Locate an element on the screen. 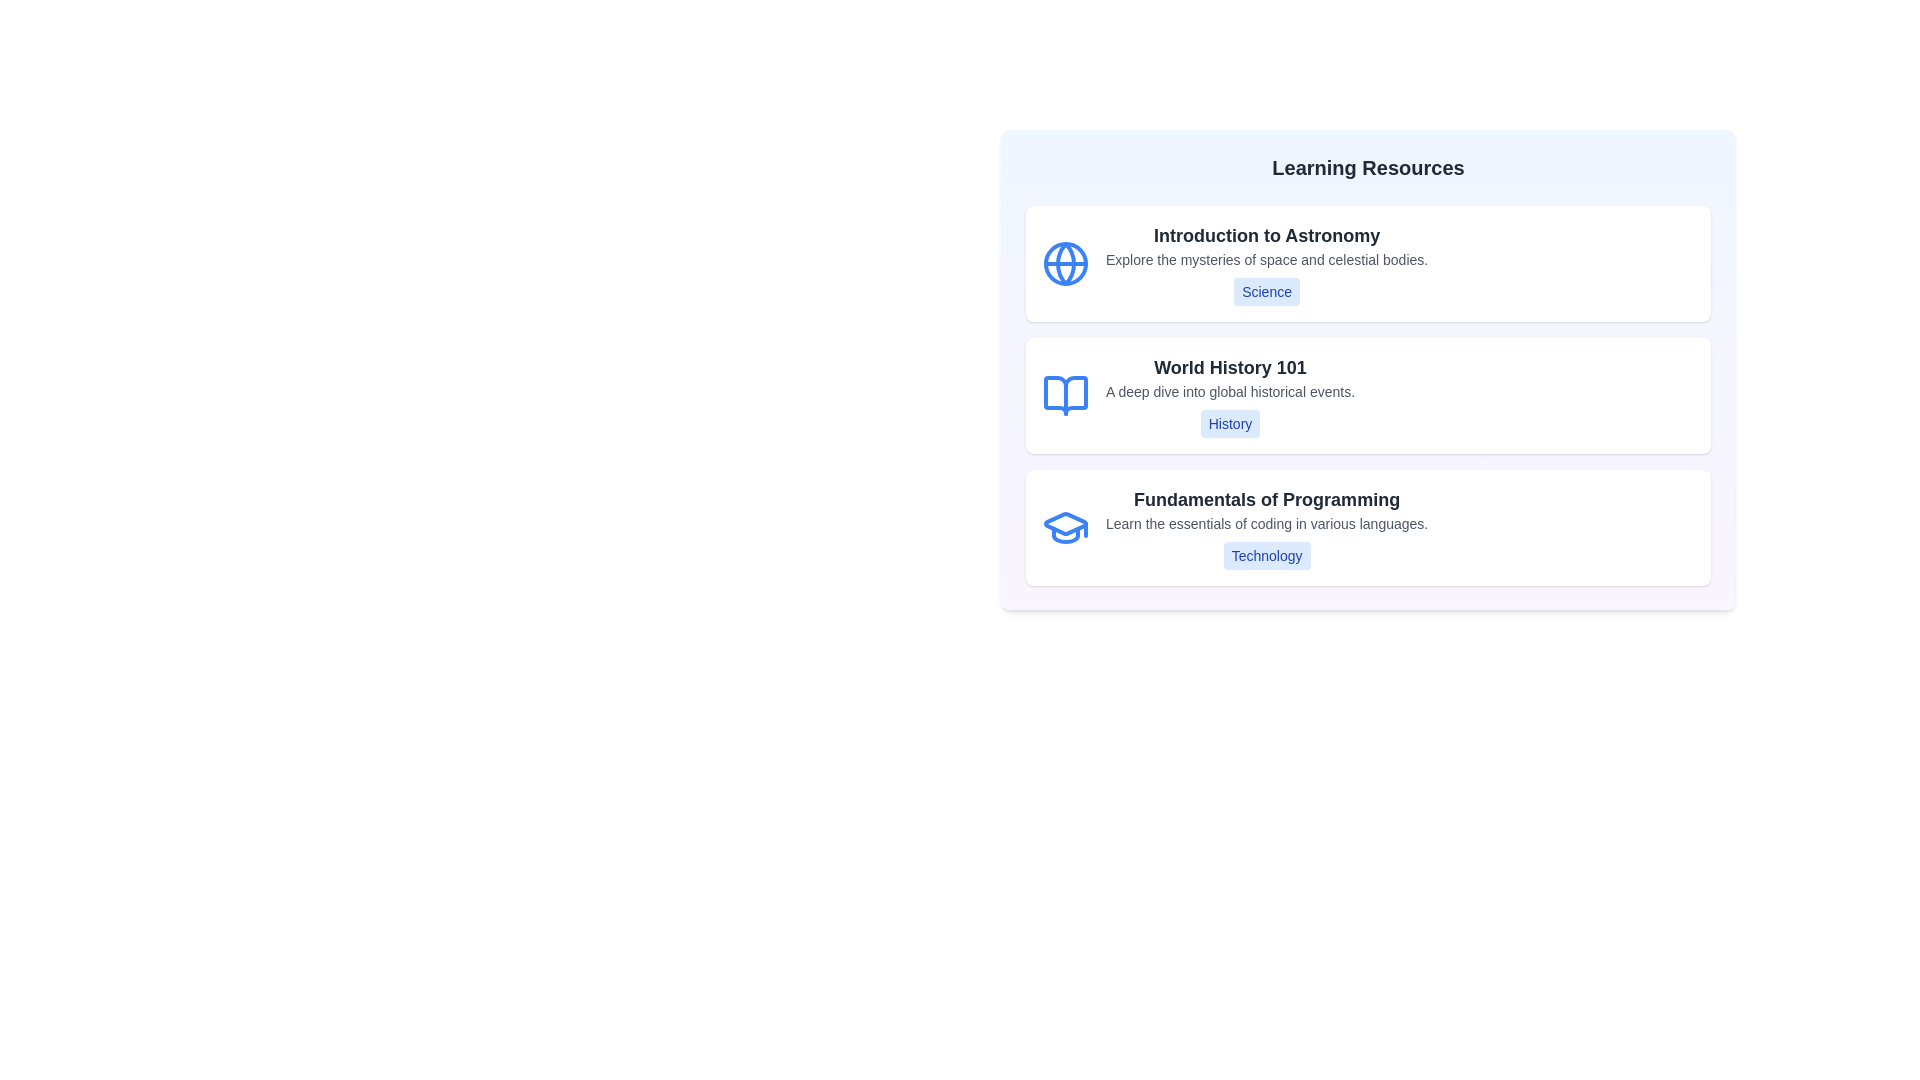 This screenshot has width=1920, height=1080. the background of the Learning Resources component to trigger visual feedback is located at coordinates (1367, 370).